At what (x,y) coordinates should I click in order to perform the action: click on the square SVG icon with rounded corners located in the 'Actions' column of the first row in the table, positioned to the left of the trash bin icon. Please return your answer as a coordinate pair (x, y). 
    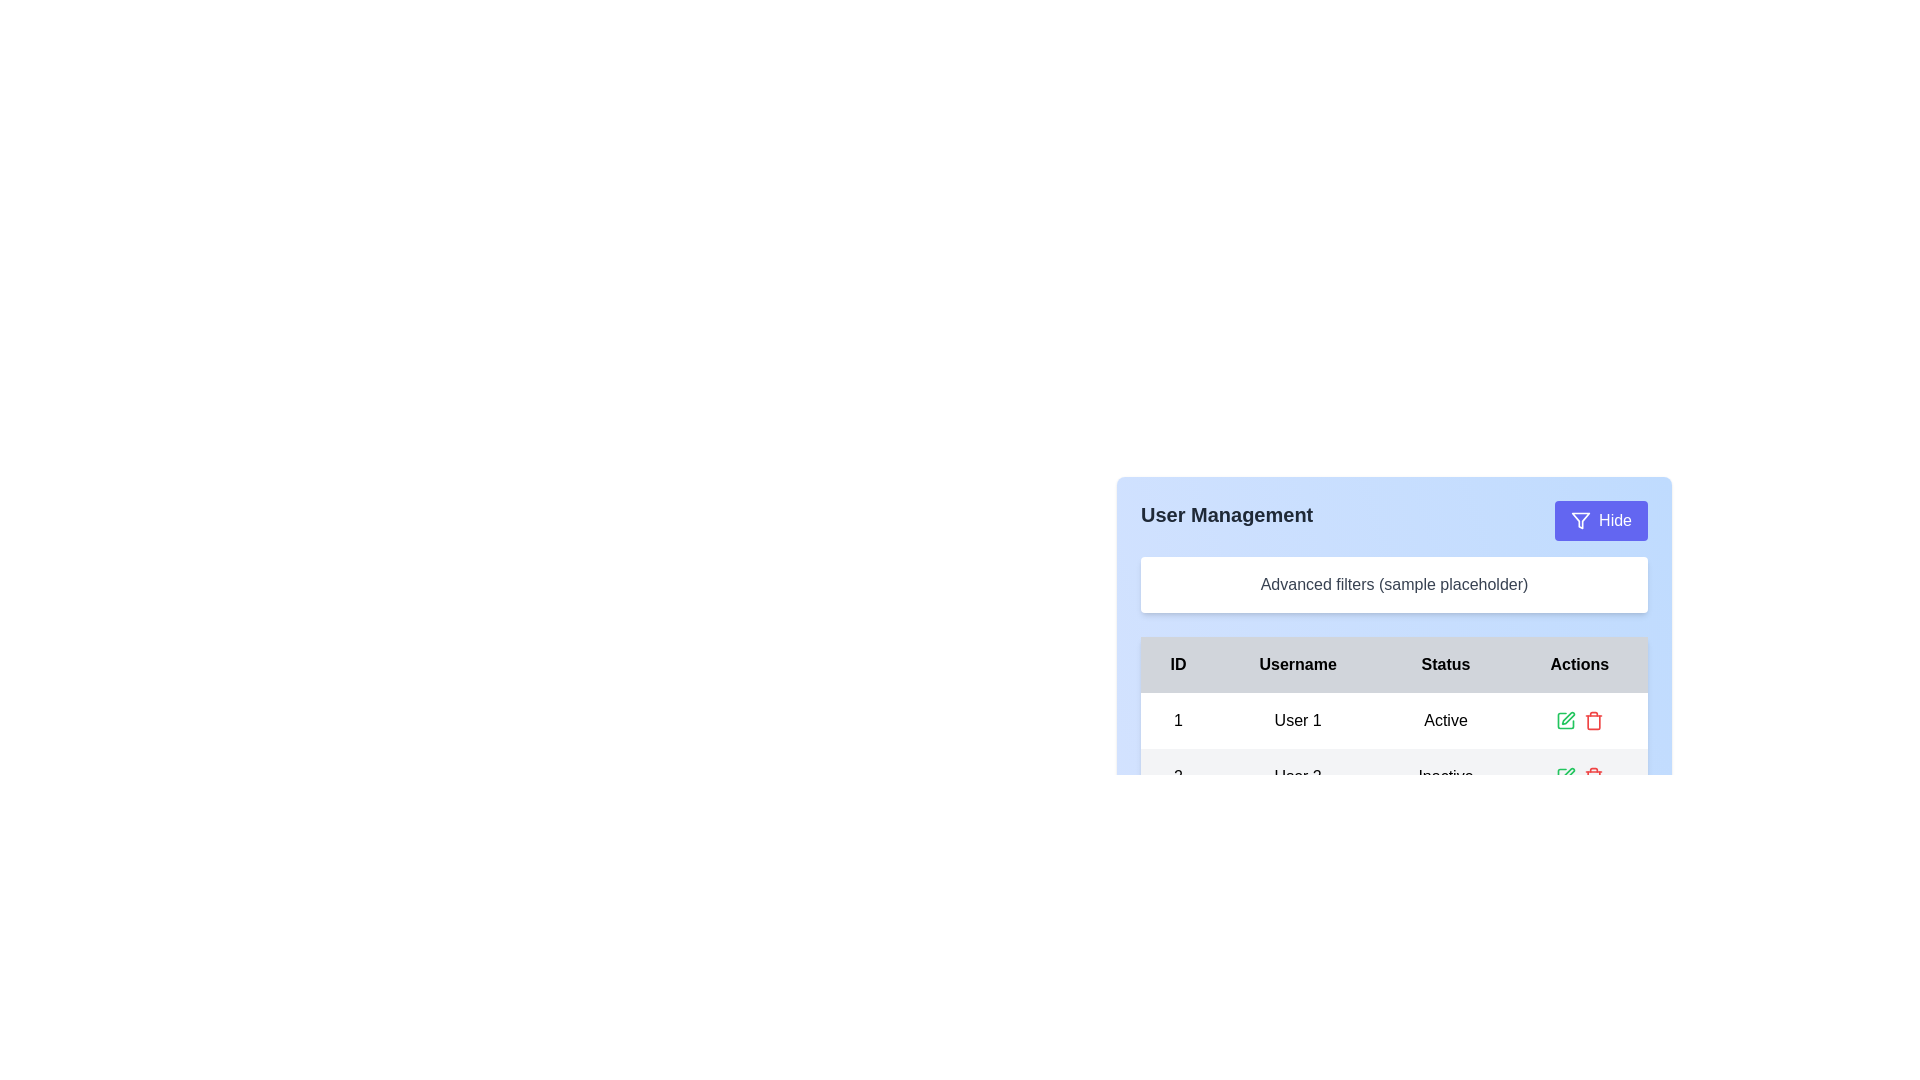
    Looking at the image, I should click on (1564, 721).